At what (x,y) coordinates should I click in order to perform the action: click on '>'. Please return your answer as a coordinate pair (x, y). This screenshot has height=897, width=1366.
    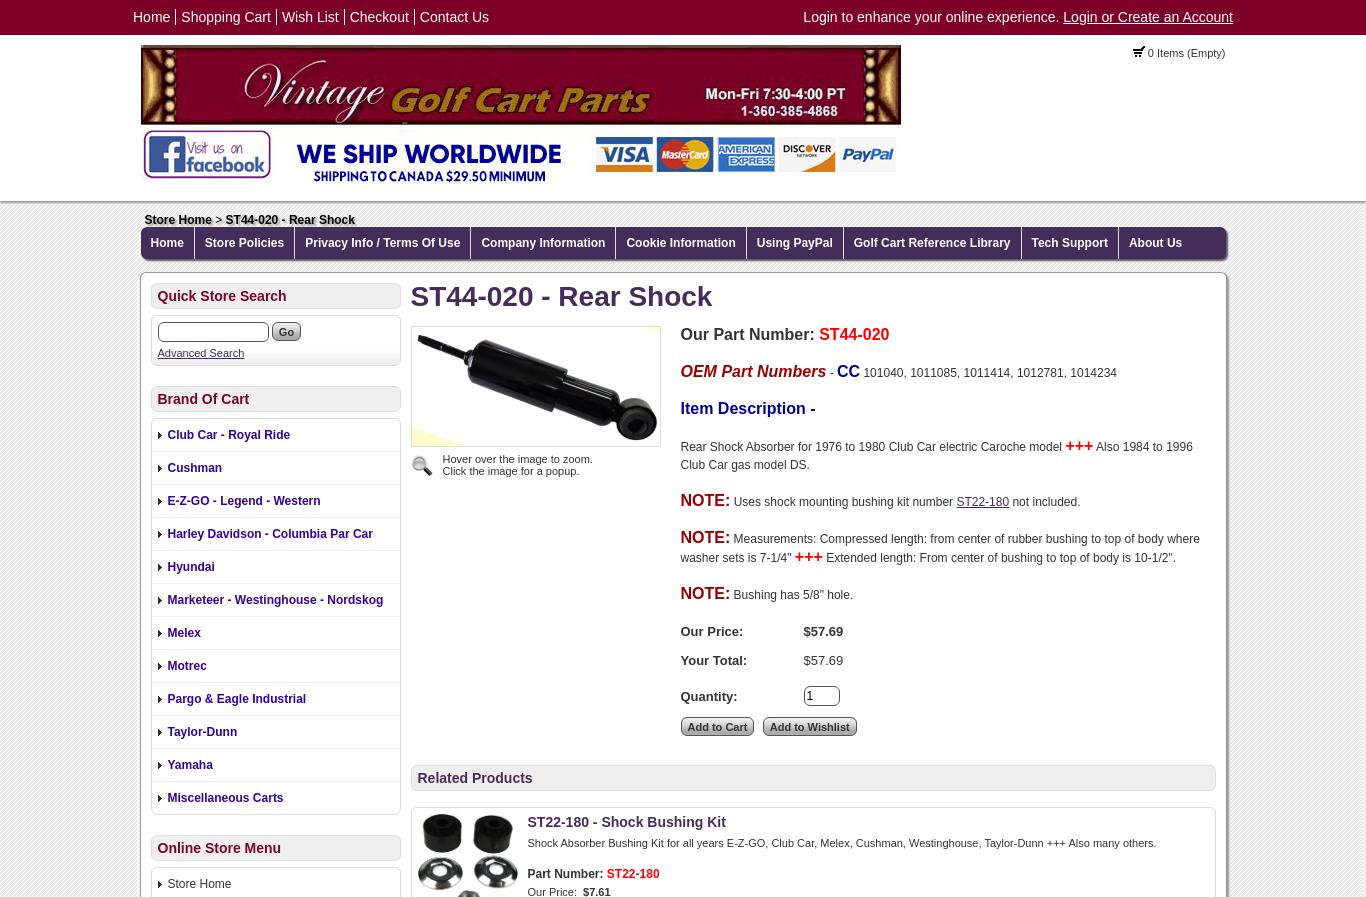
    Looking at the image, I should click on (210, 219).